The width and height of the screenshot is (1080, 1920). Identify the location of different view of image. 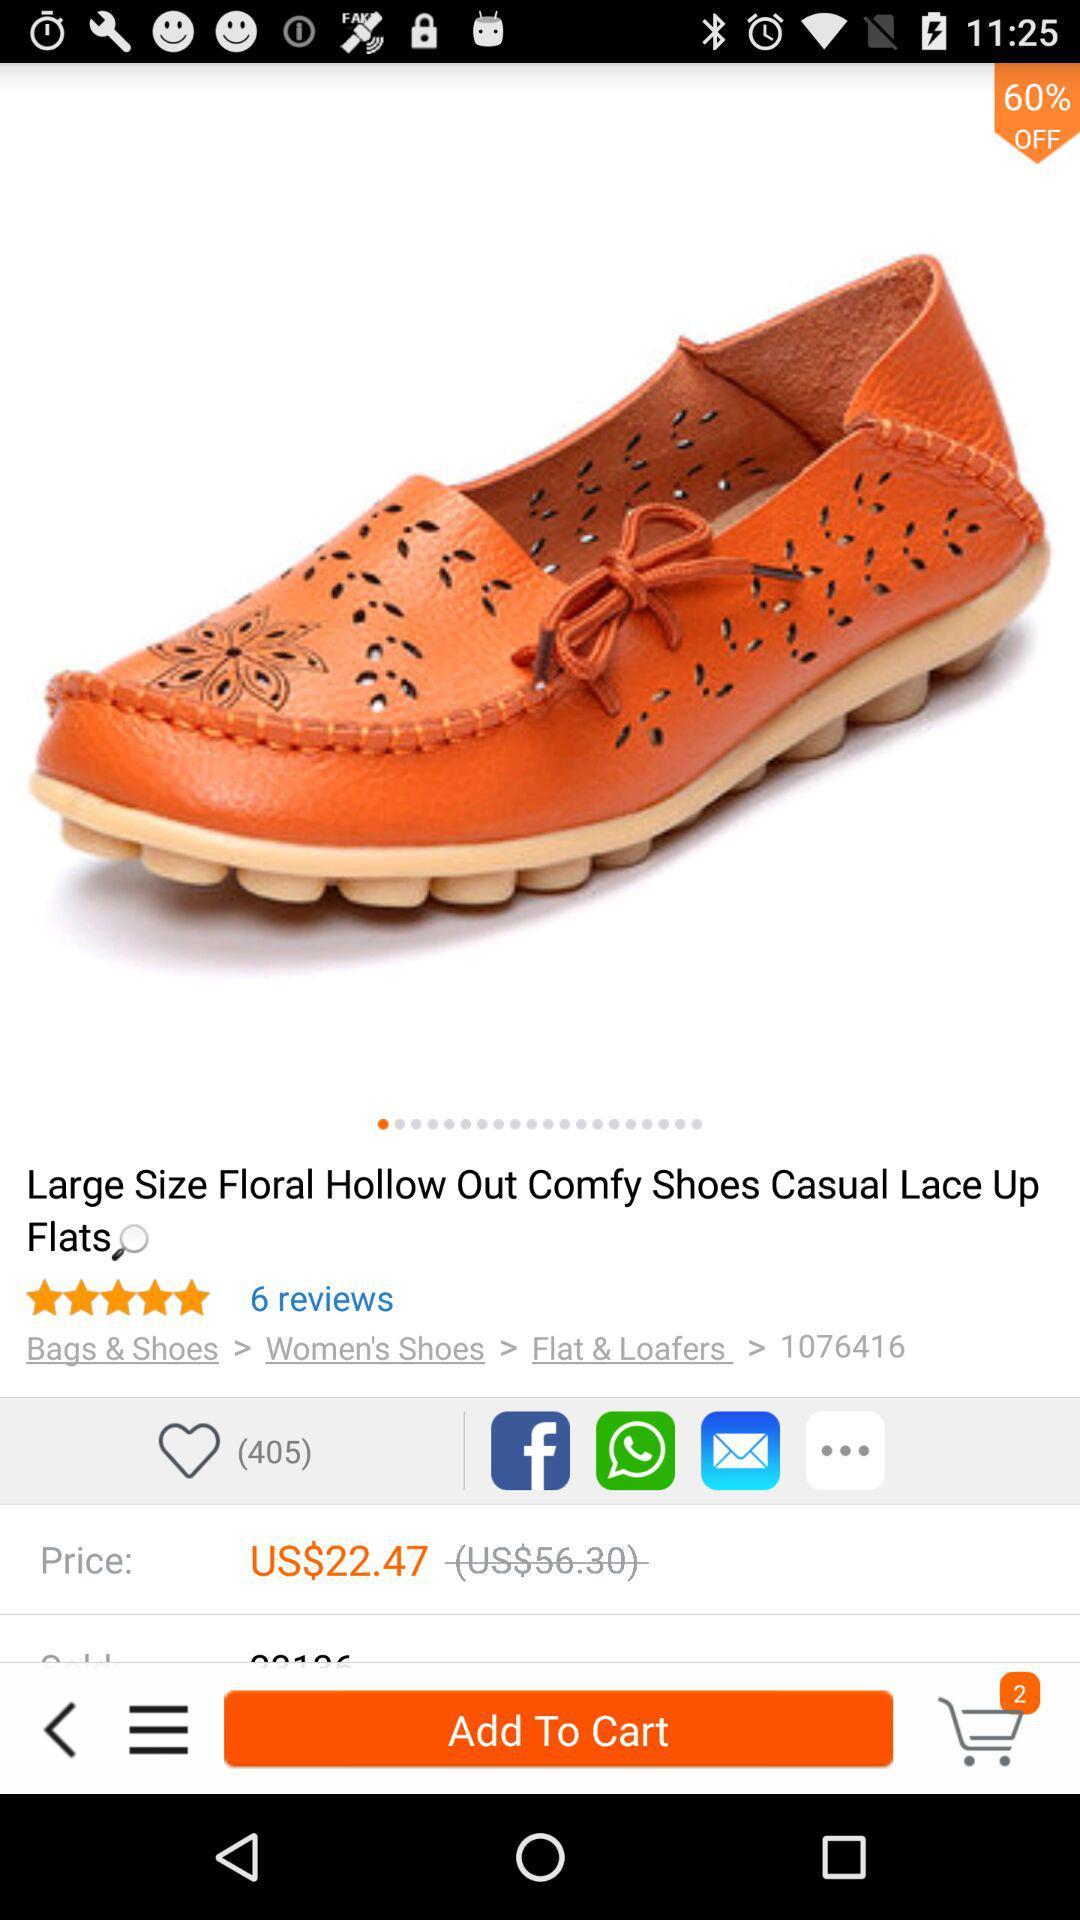
(530, 1124).